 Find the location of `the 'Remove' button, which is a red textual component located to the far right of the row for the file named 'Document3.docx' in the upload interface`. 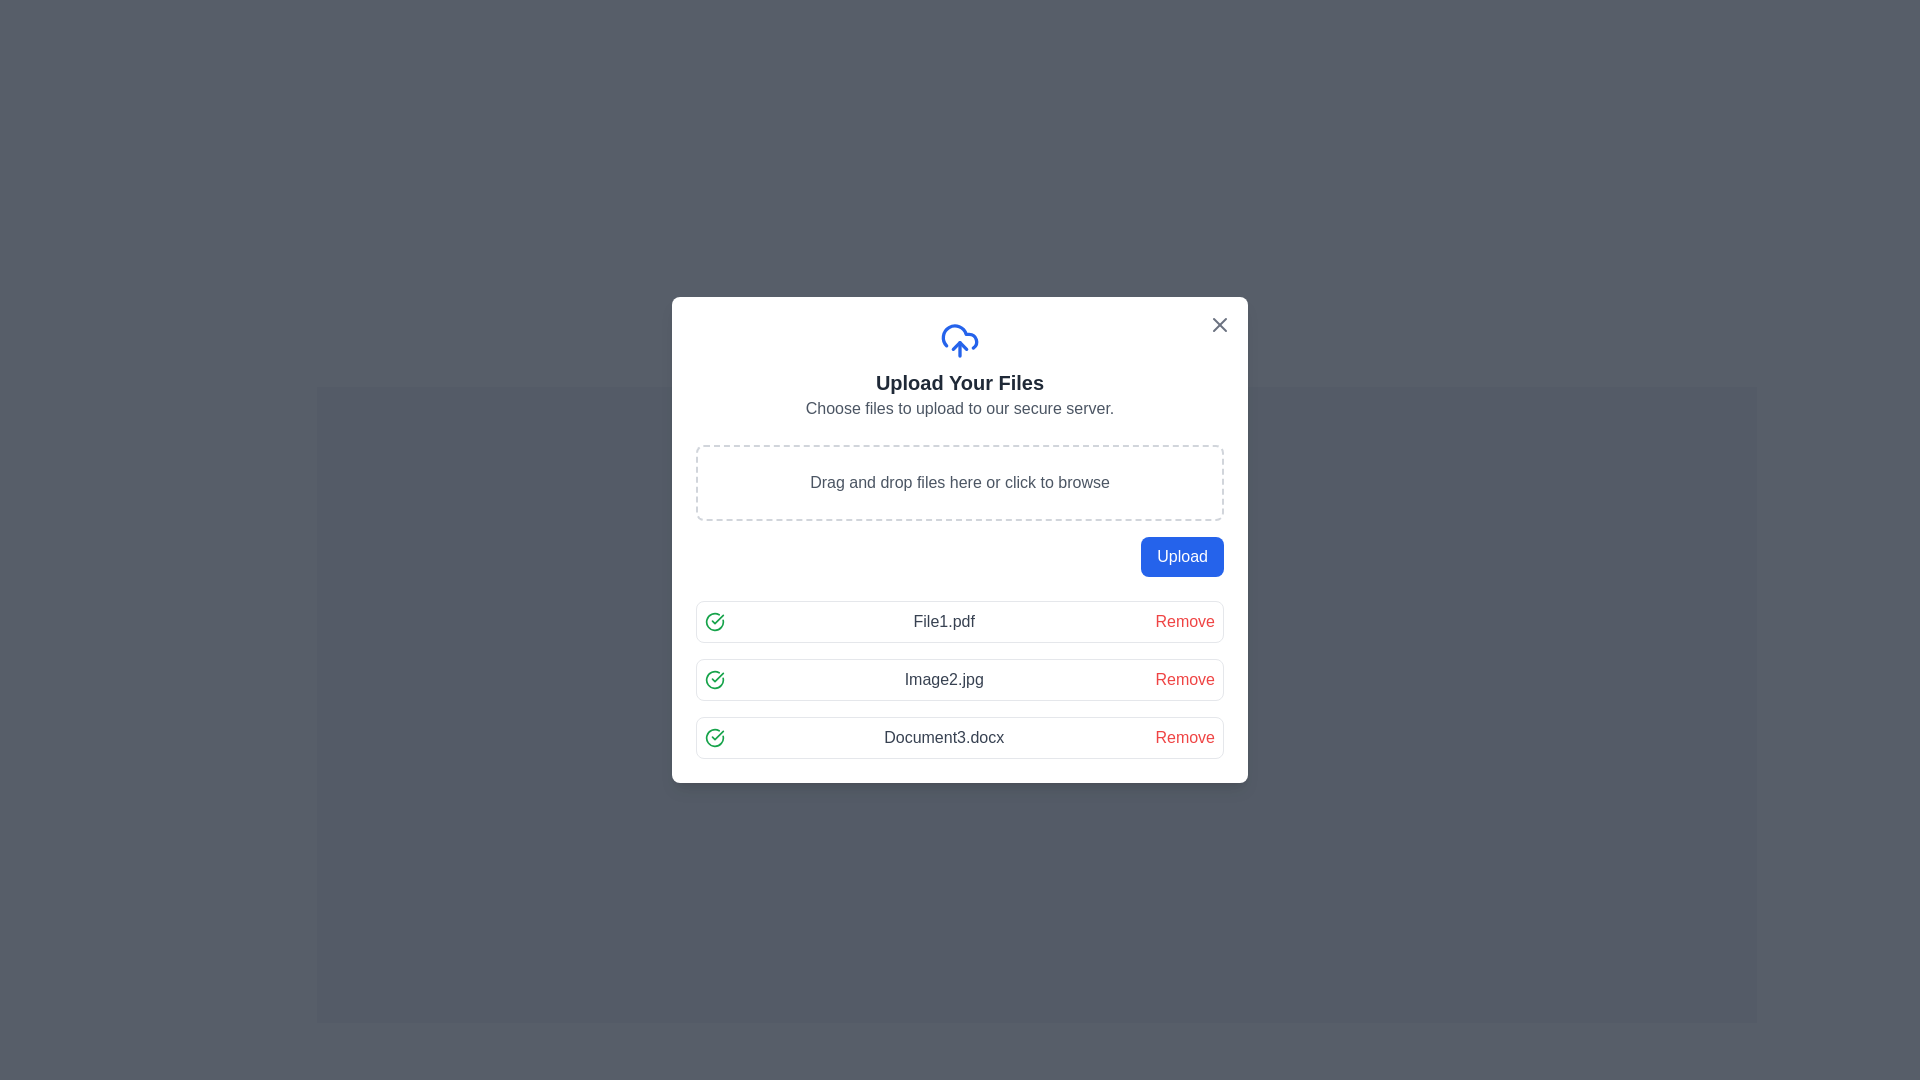

the 'Remove' button, which is a red textual component located to the far right of the row for the file named 'Document3.docx' in the upload interface is located at coordinates (1185, 737).